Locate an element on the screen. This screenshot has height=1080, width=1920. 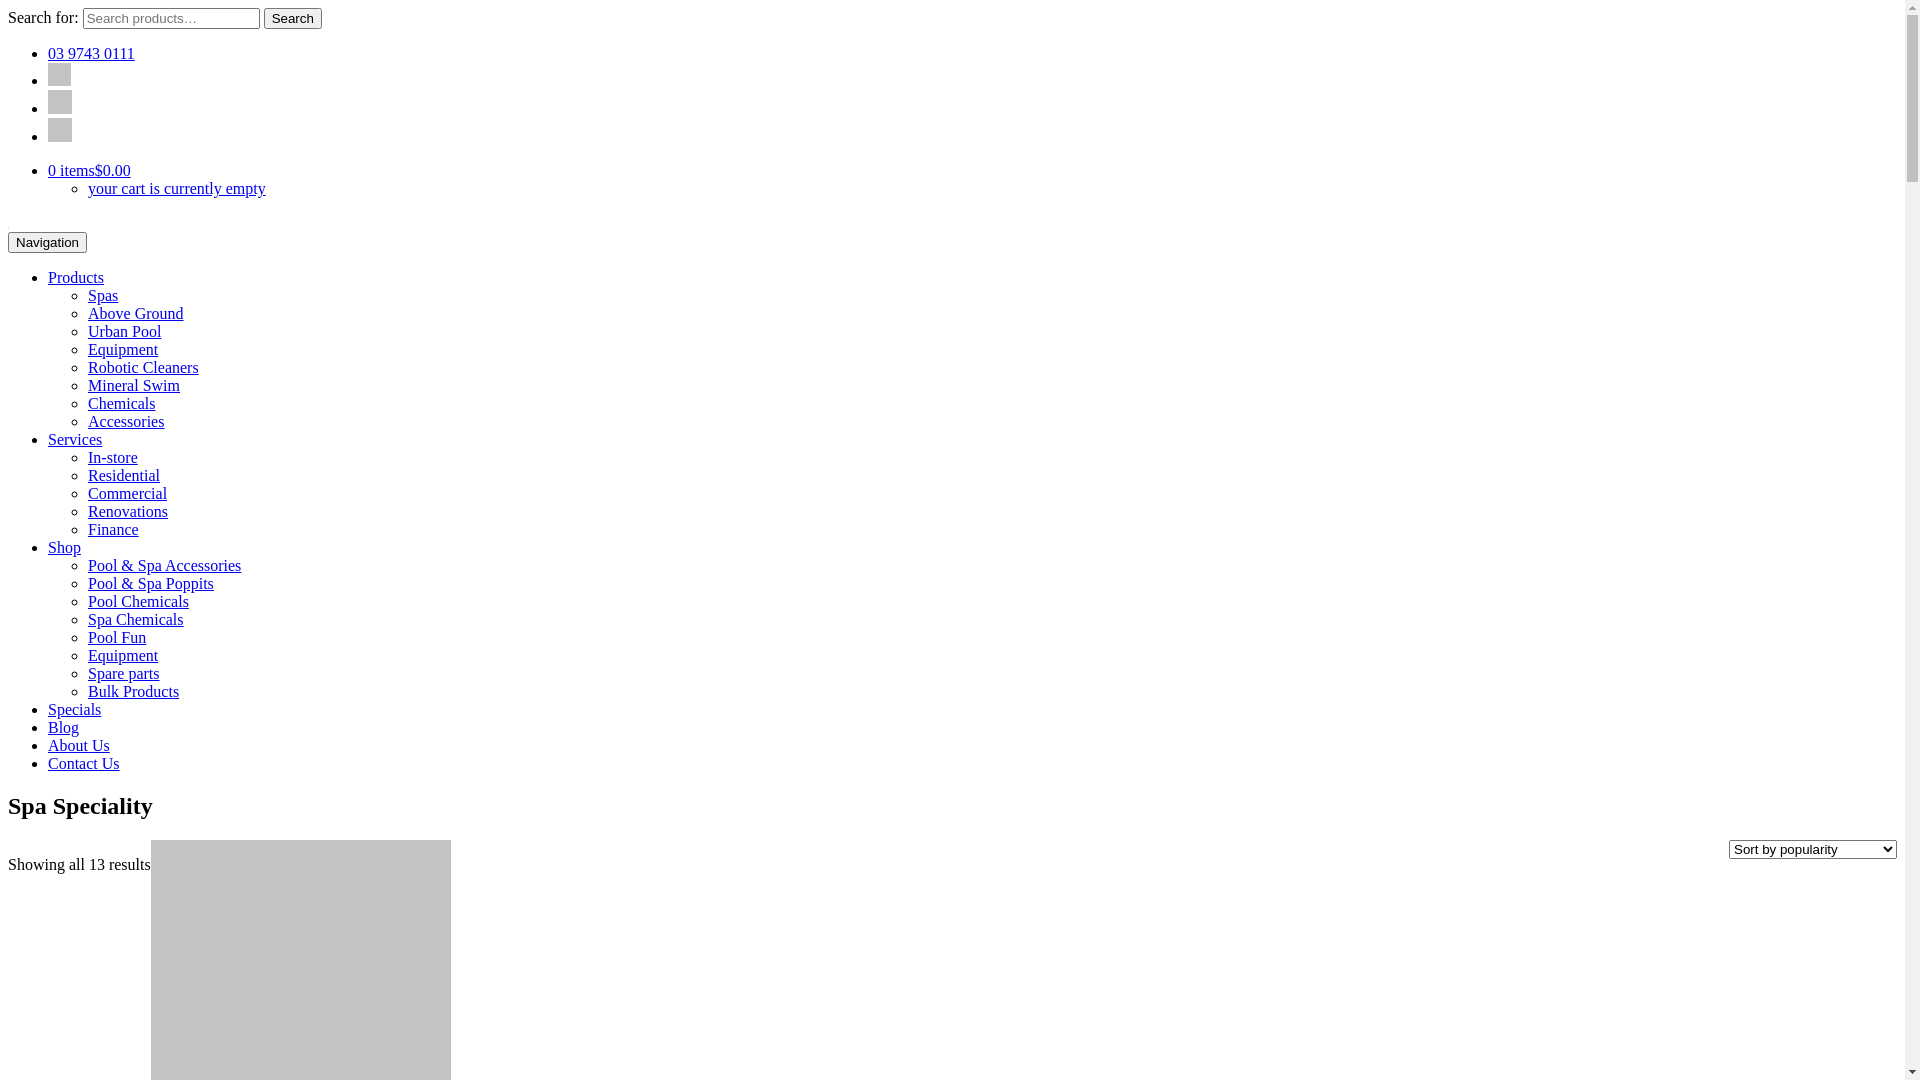
'Equipment' is located at coordinates (122, 348).